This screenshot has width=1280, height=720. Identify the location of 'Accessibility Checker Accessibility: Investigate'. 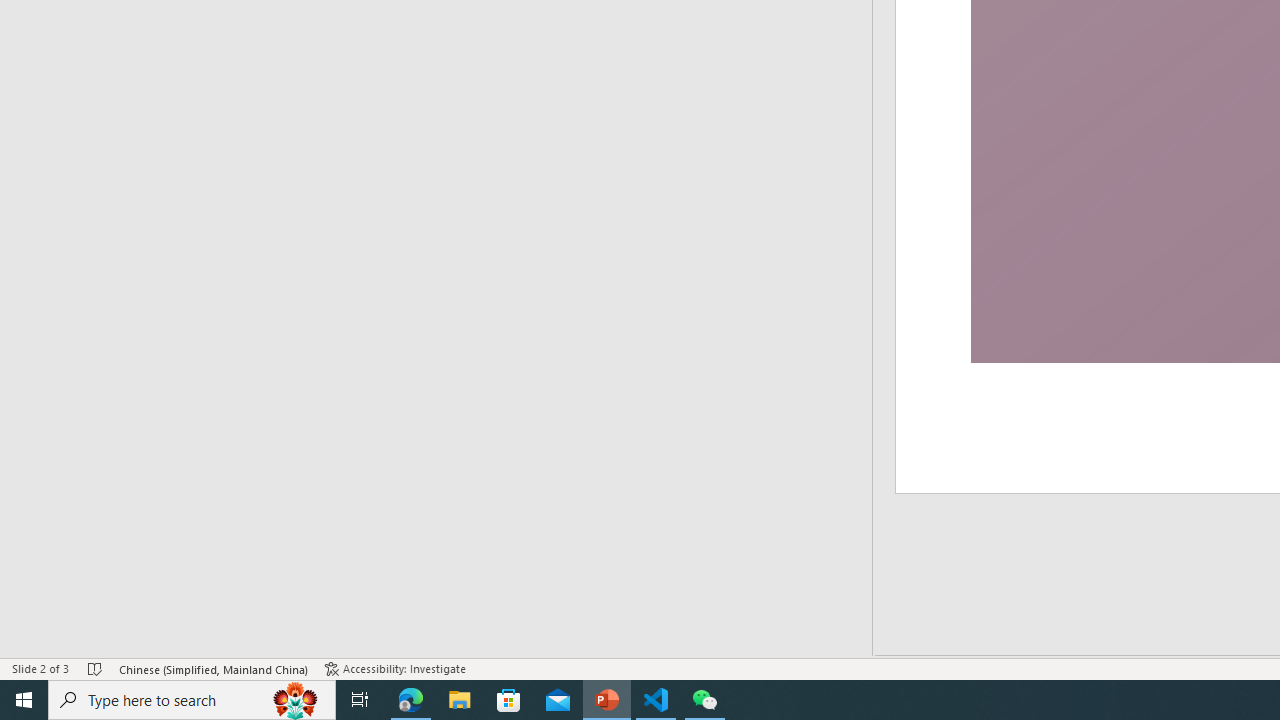
(395, 669).